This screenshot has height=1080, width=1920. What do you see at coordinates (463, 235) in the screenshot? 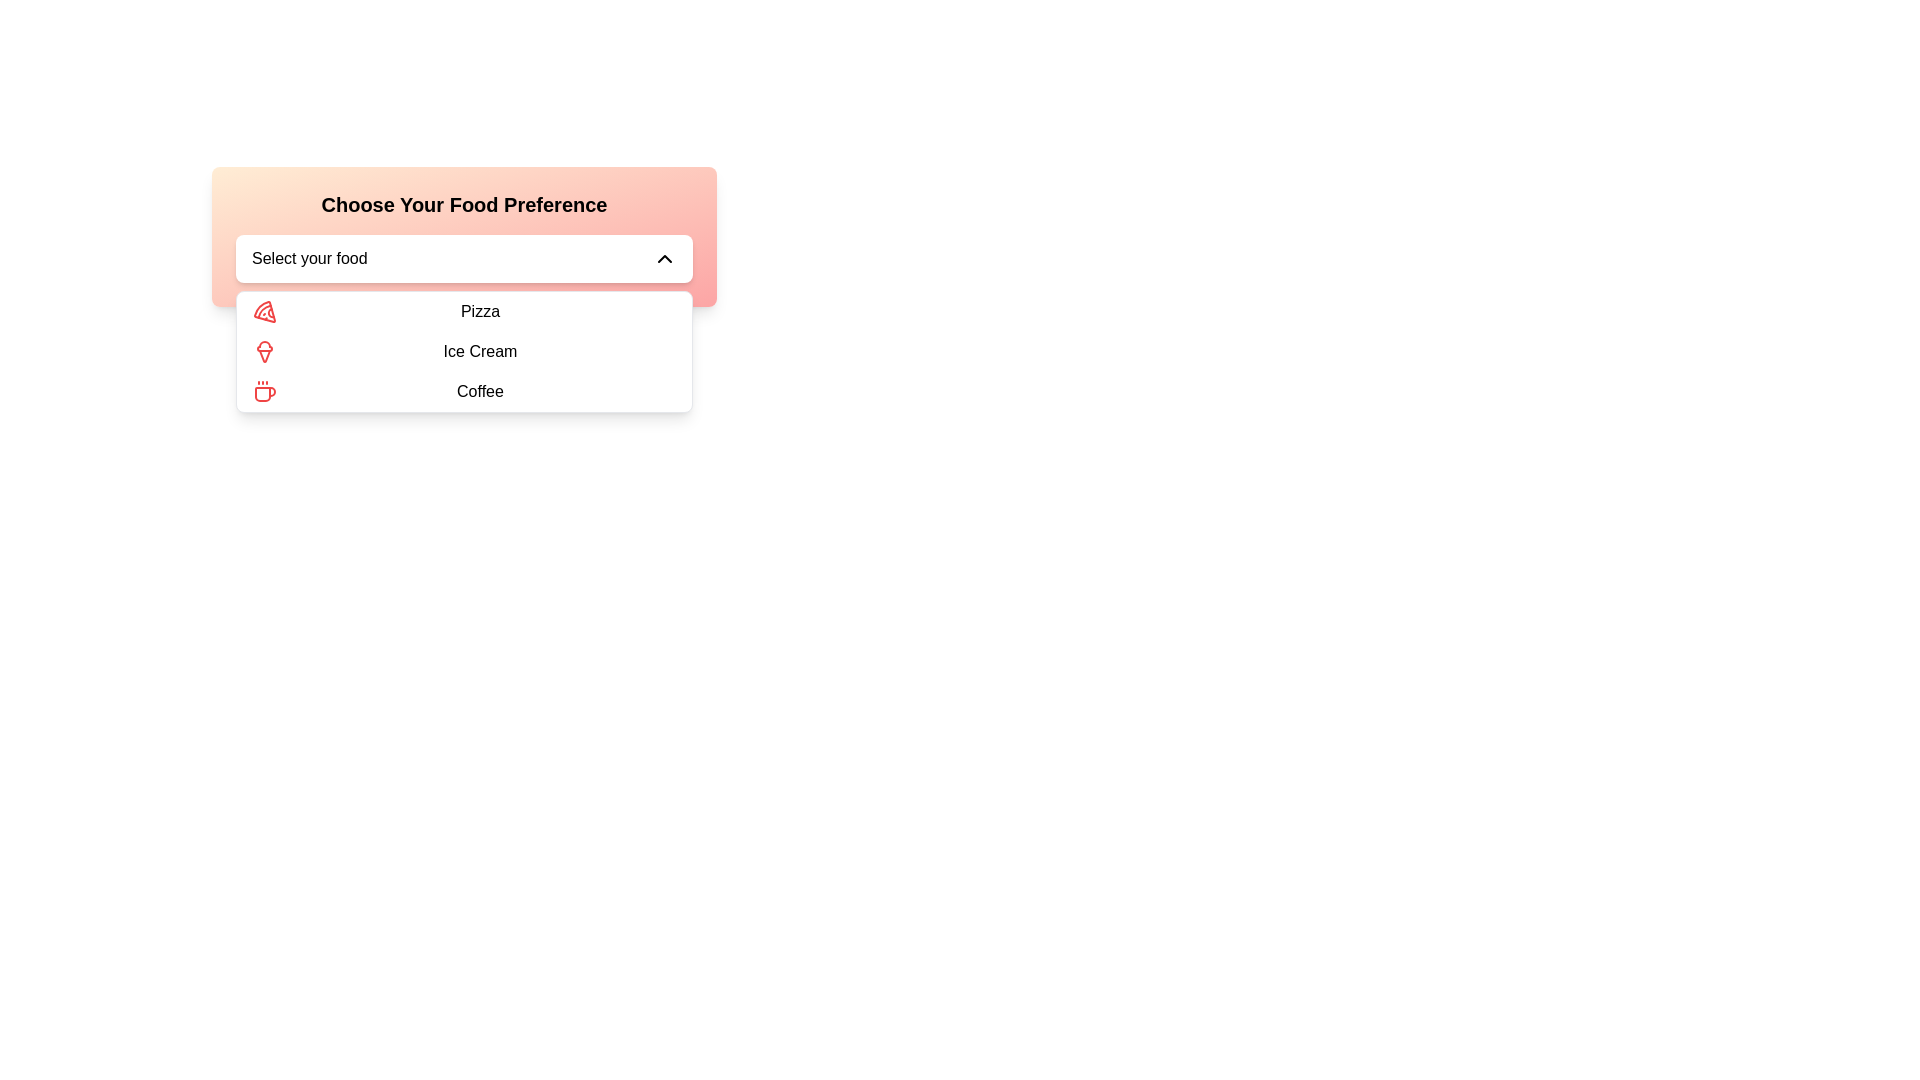
I see `the dropdown menu labeled 'Select your food'` at bounding box center [463, 235].